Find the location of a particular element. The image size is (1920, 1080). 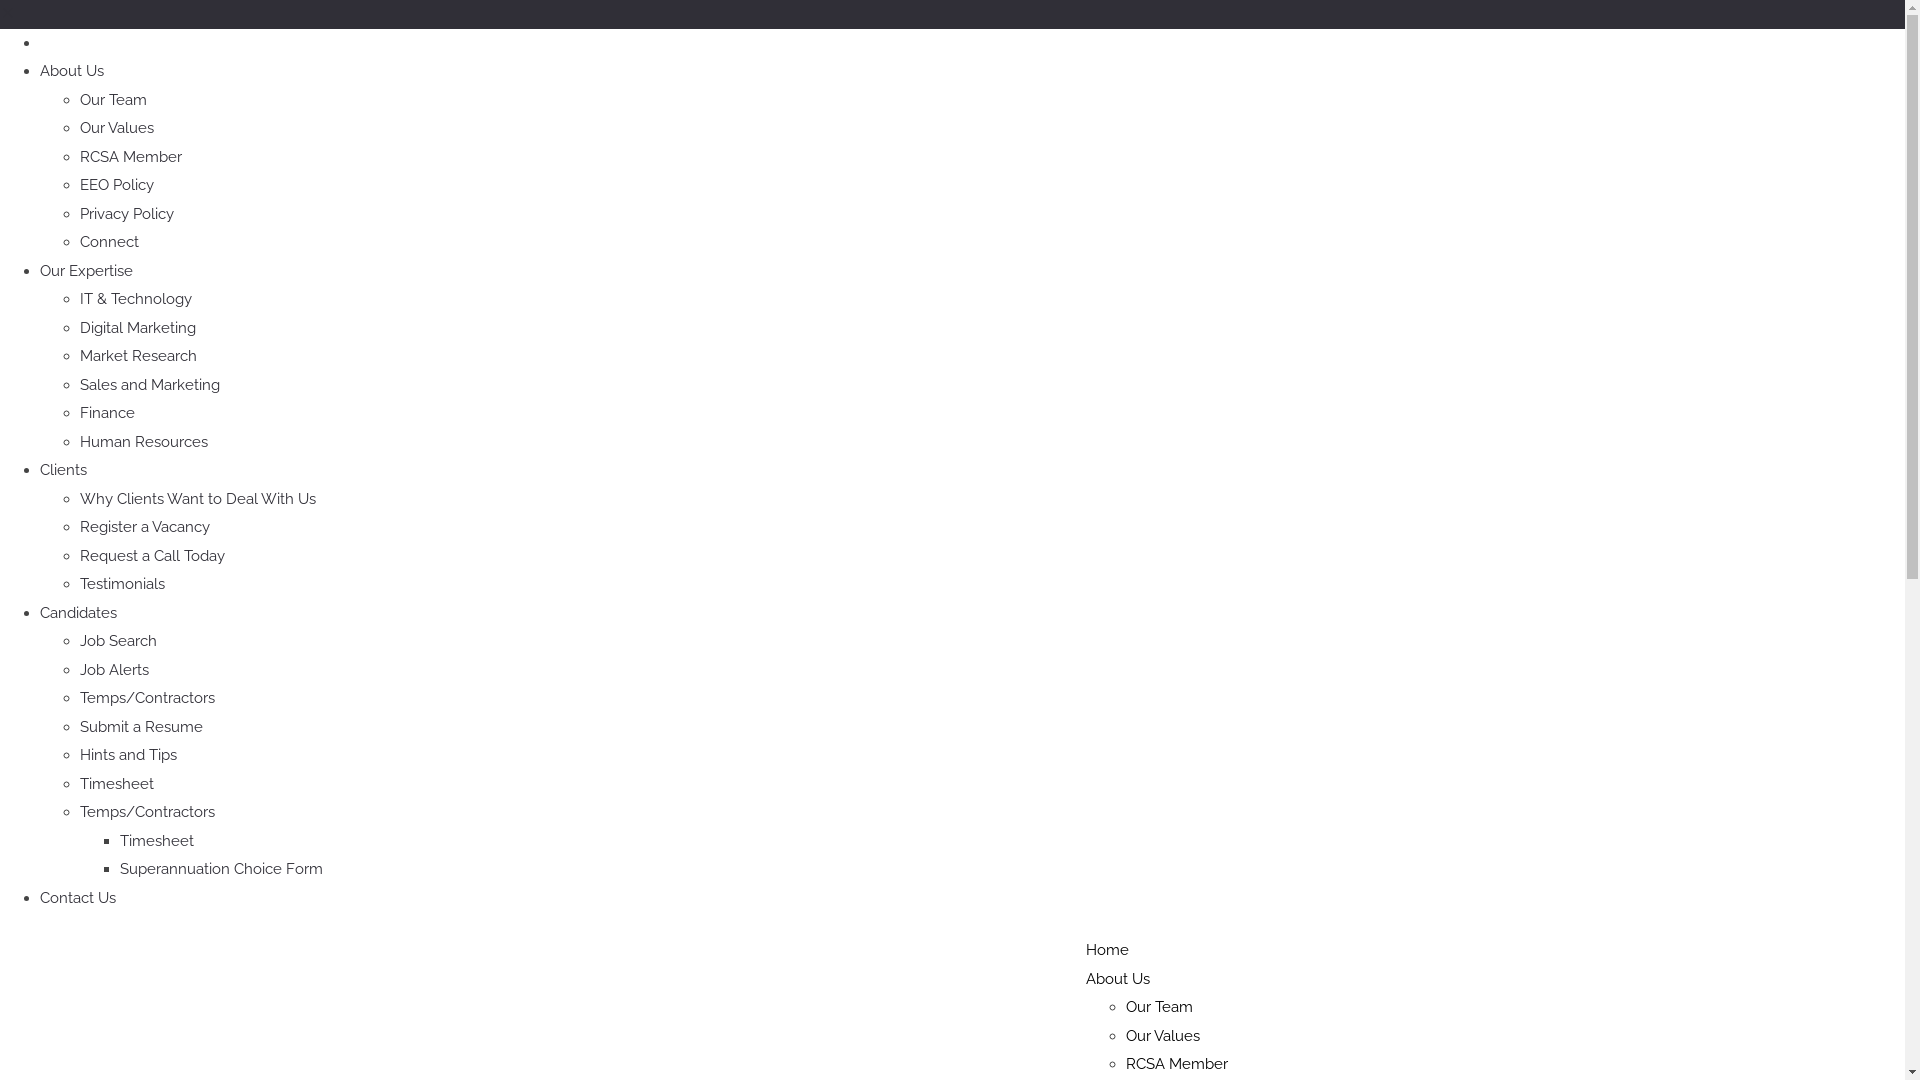

'Finance' is located at coordinates (80, 411).